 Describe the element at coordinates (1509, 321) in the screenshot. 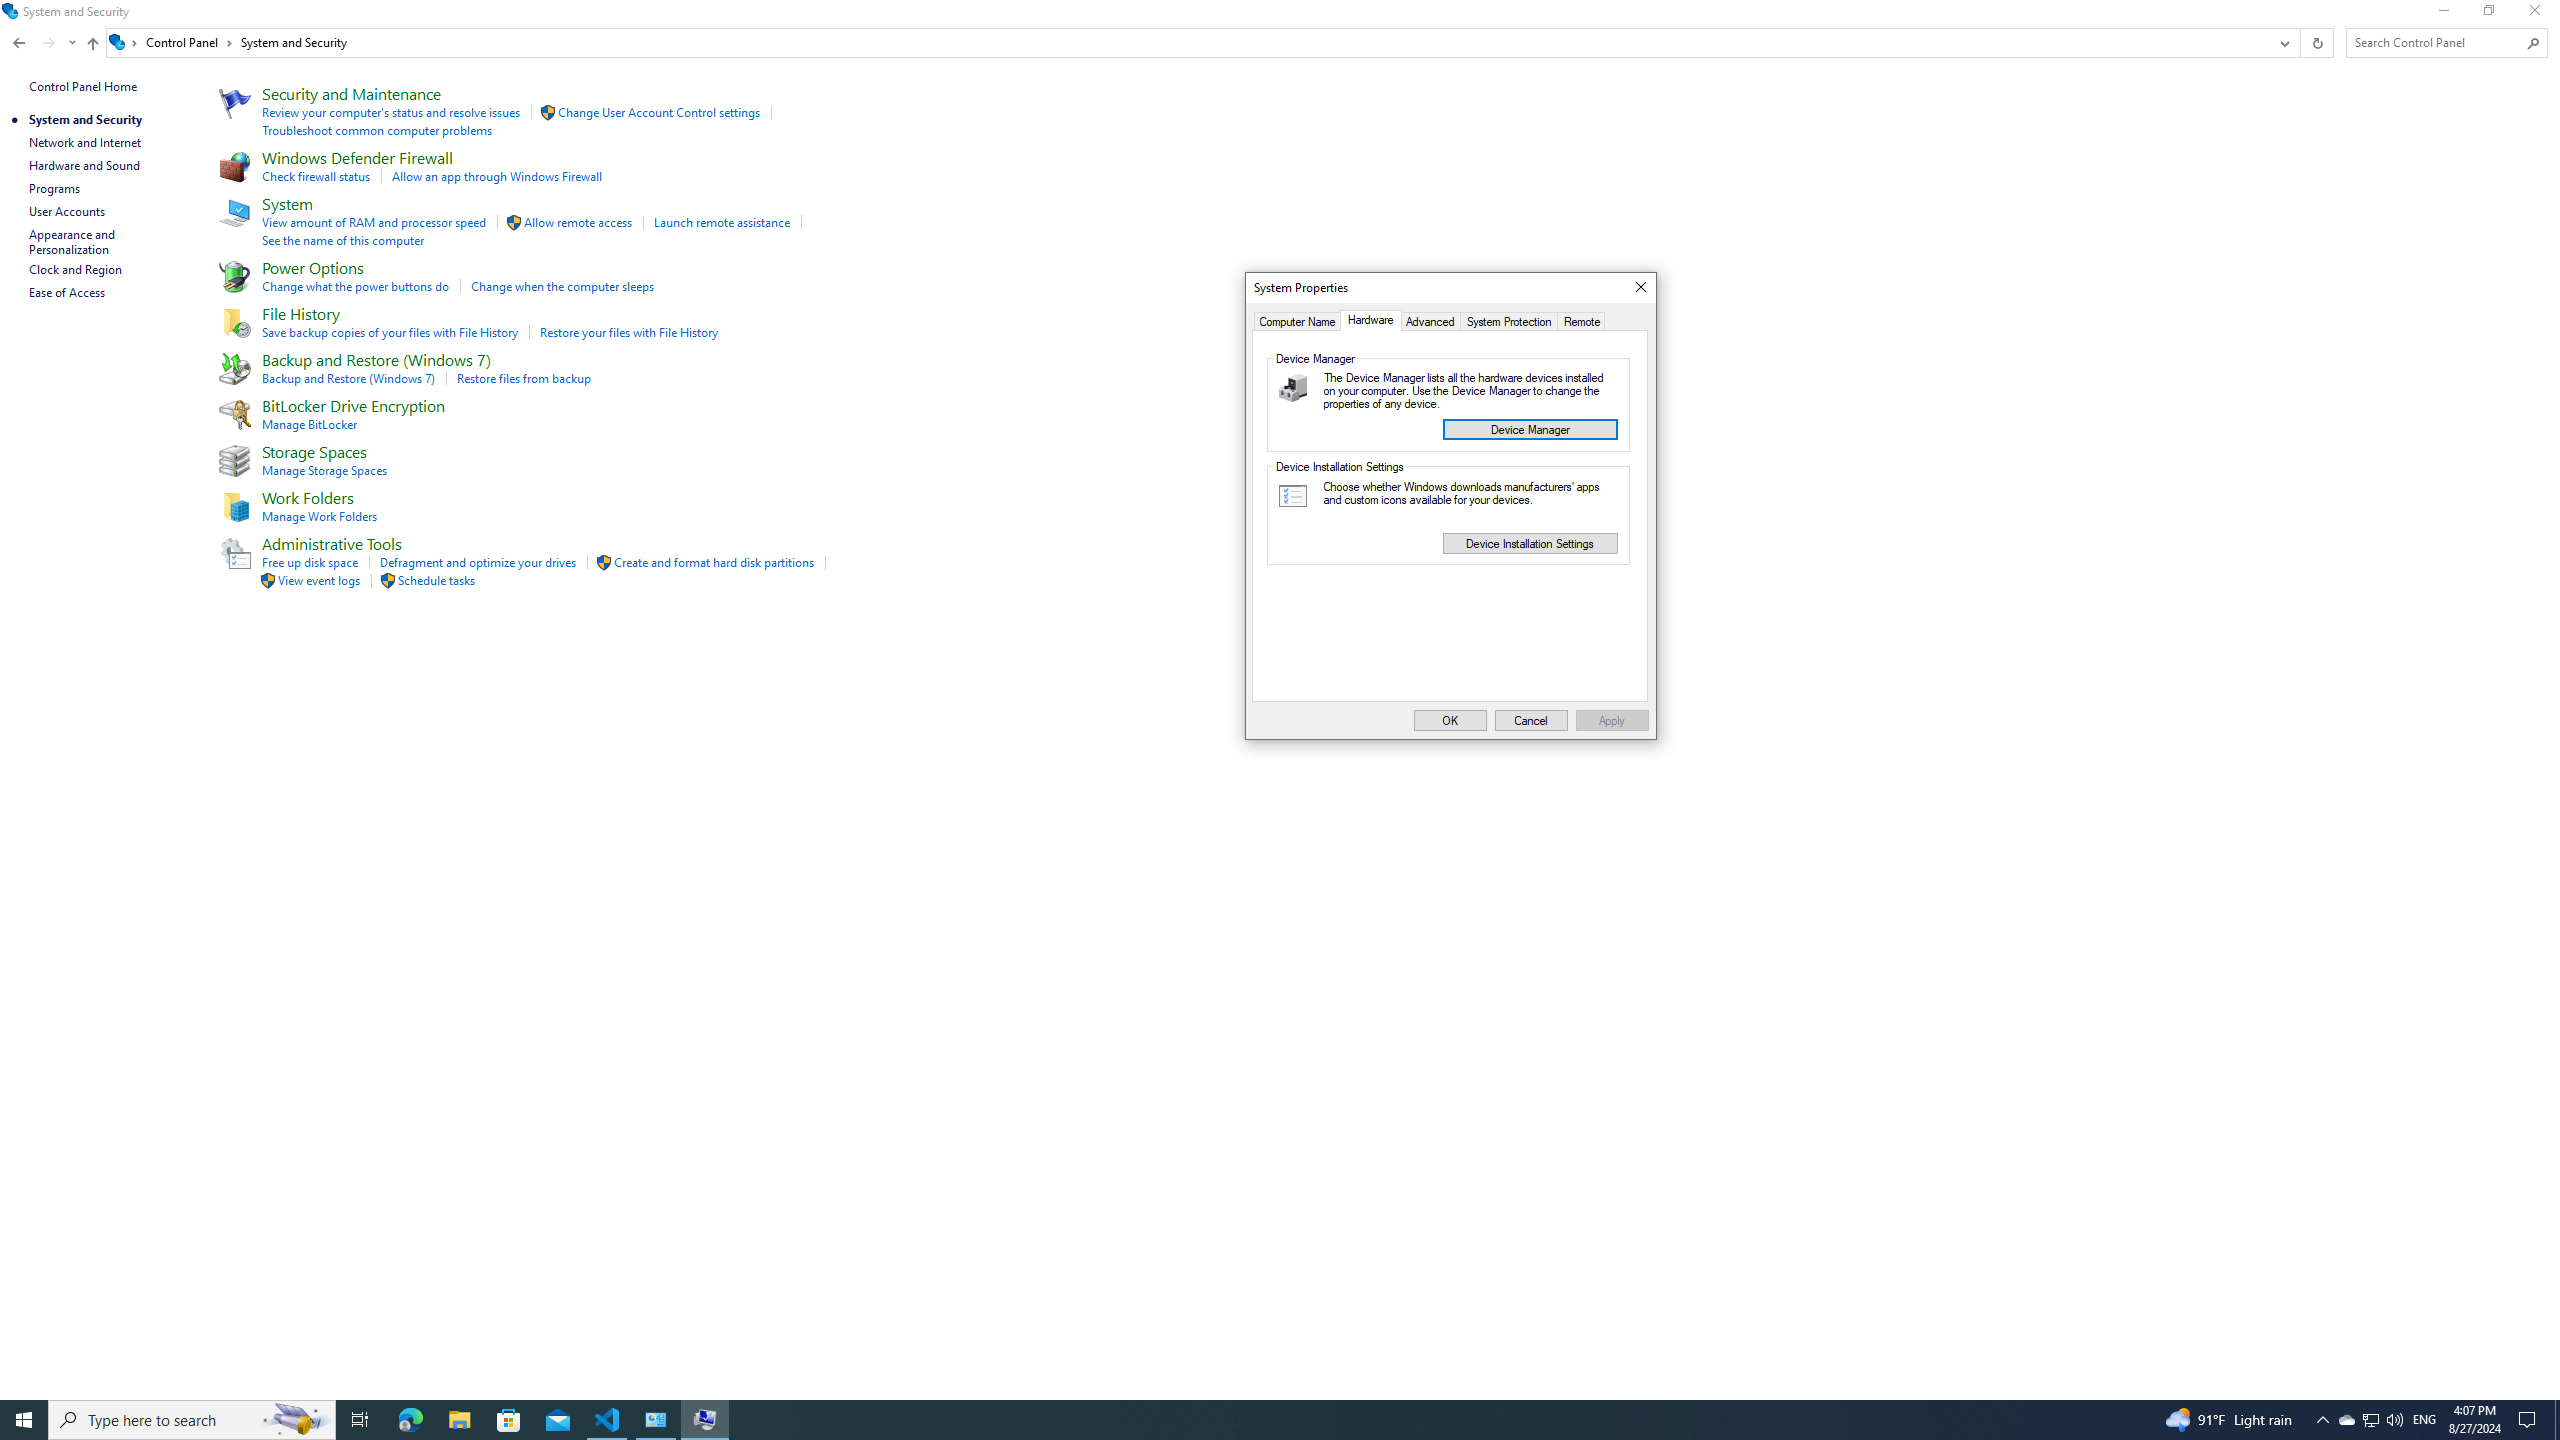

I see `'System Protection'` at that location.